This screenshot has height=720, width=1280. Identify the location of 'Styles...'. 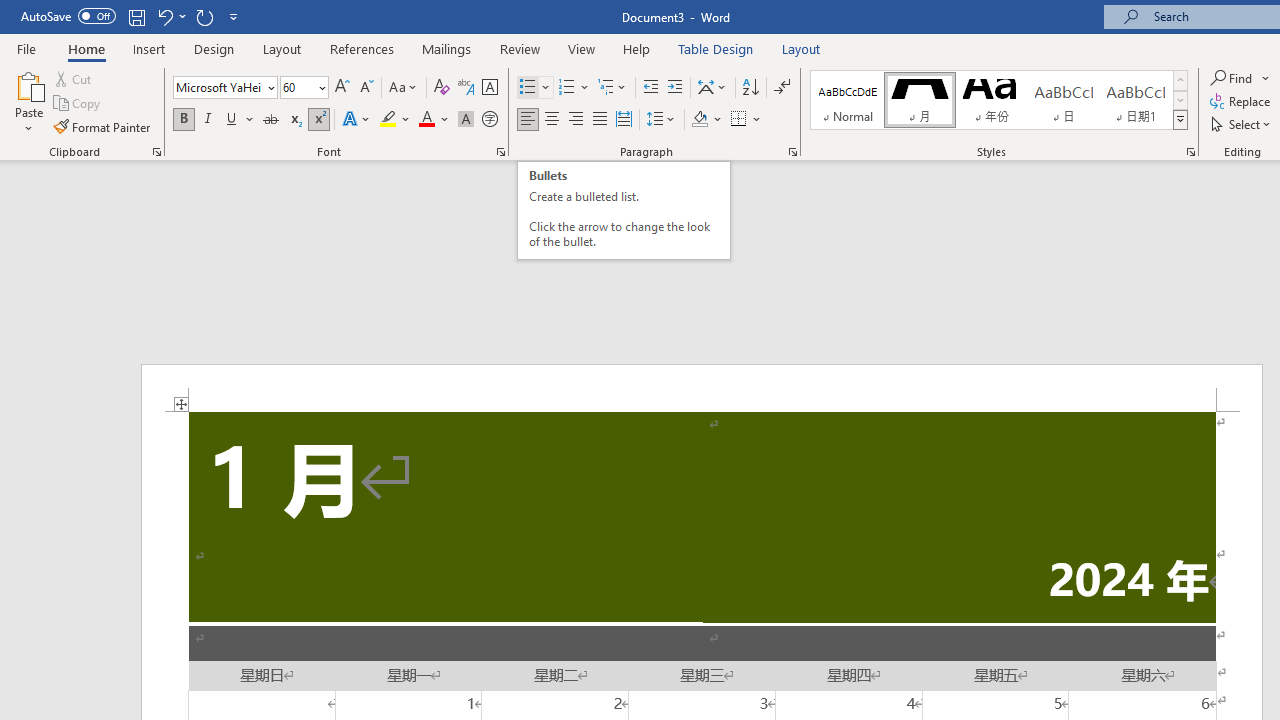
(1191, 150).